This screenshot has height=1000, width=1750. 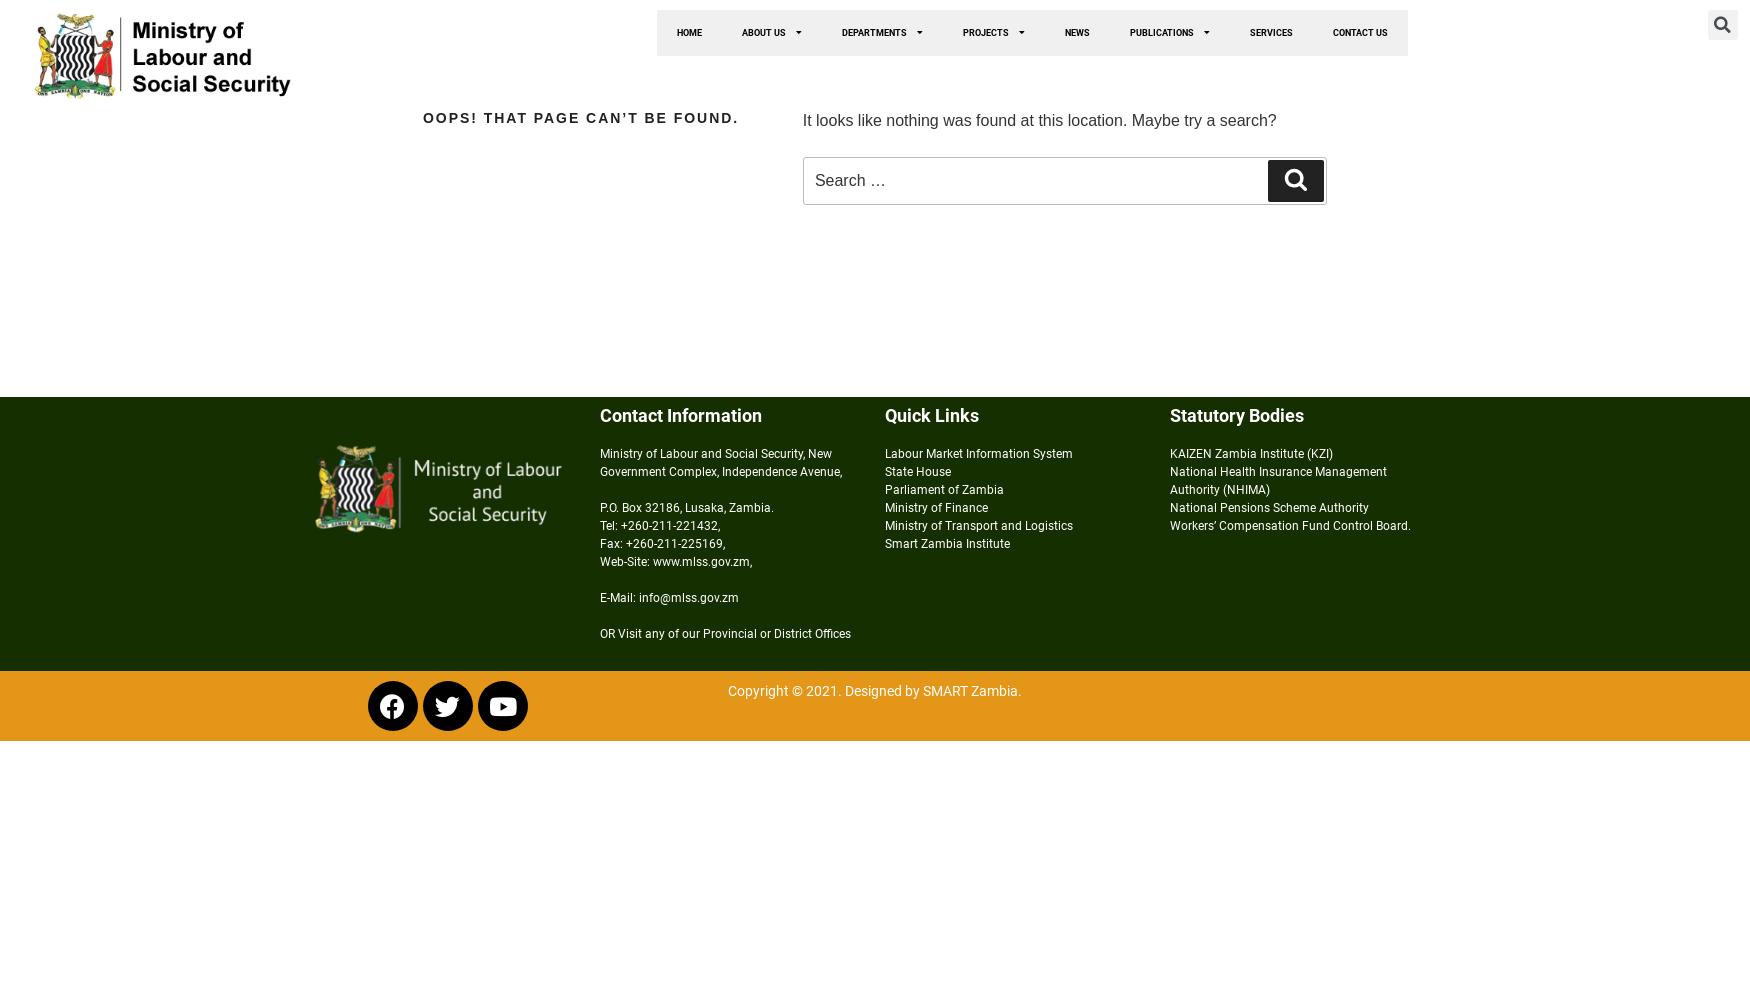 I want to click on 'Tel: +260-211-221432,', so click(x=658, y=526).